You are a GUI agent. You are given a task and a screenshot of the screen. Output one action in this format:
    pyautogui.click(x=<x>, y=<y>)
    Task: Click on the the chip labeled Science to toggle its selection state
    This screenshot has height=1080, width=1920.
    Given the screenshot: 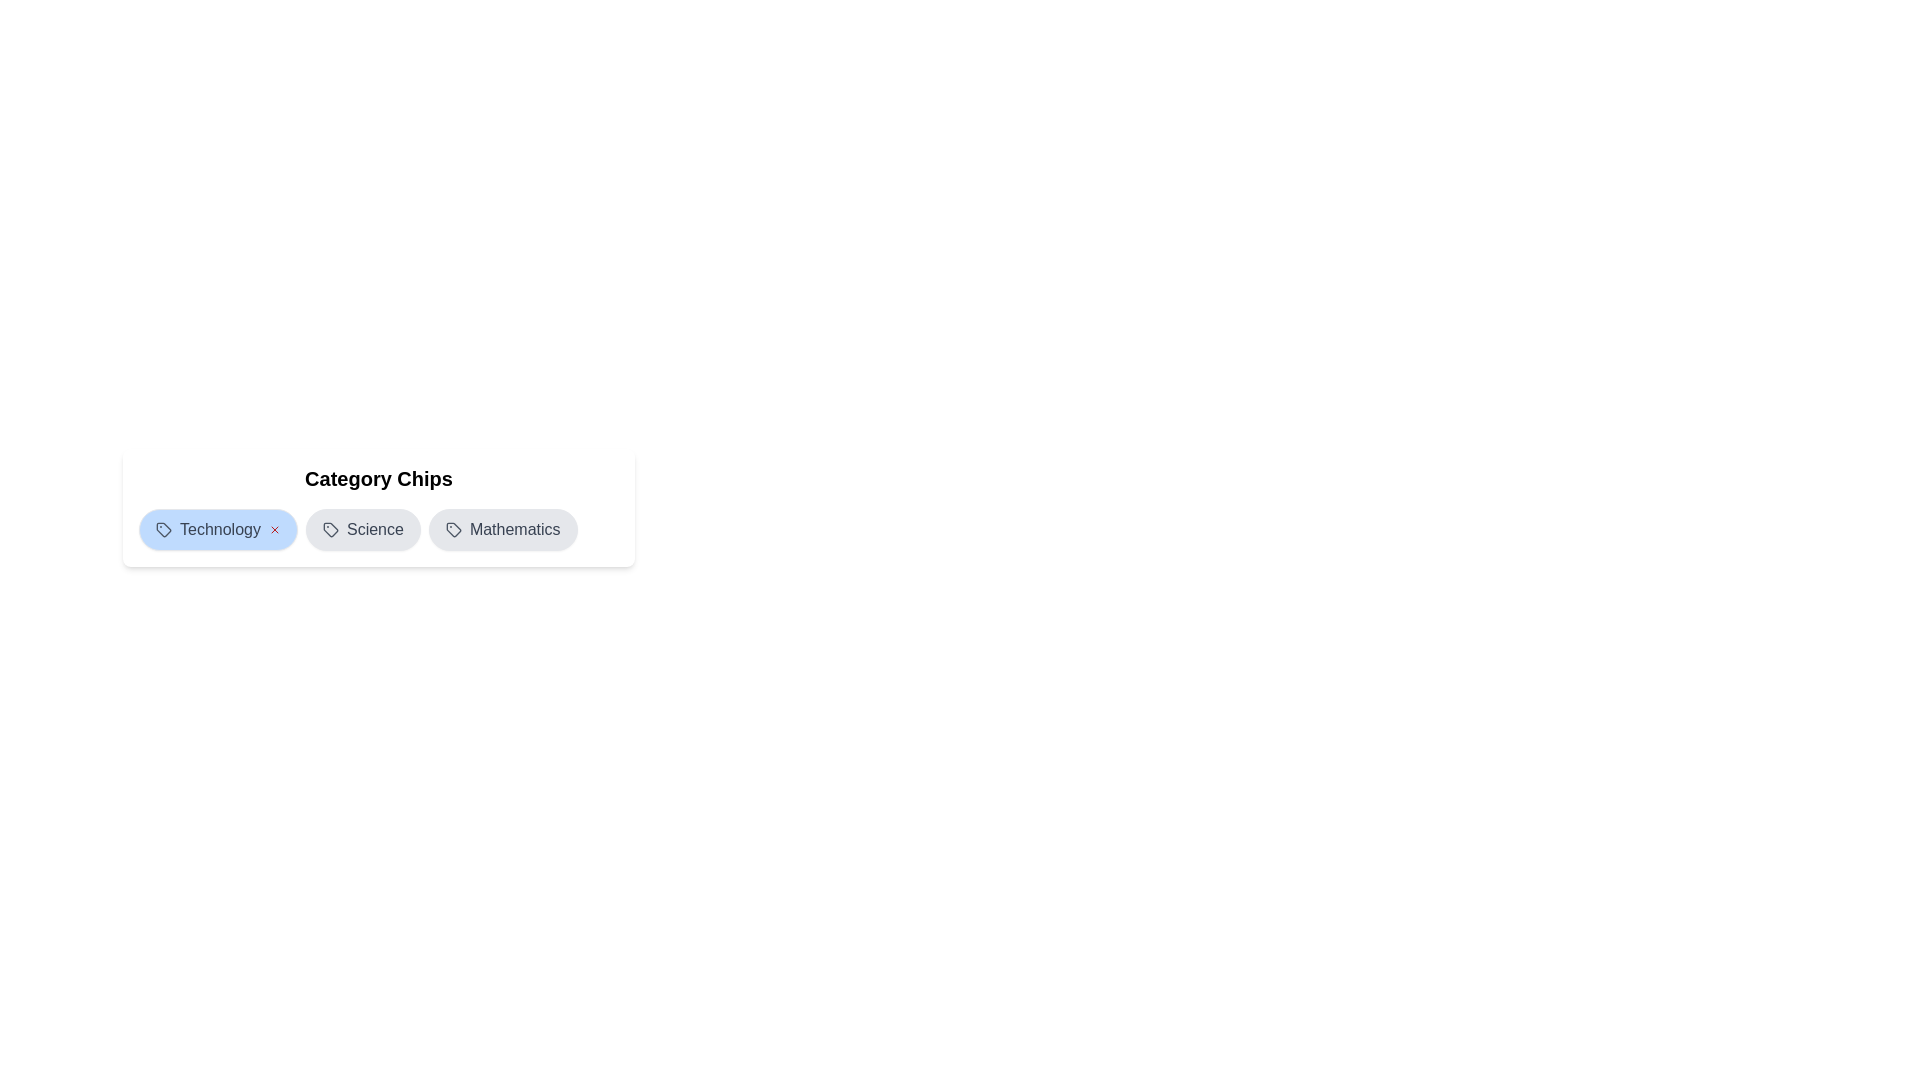 What is the action you would take?
    pyautogui.click(x=363, y=528)
    